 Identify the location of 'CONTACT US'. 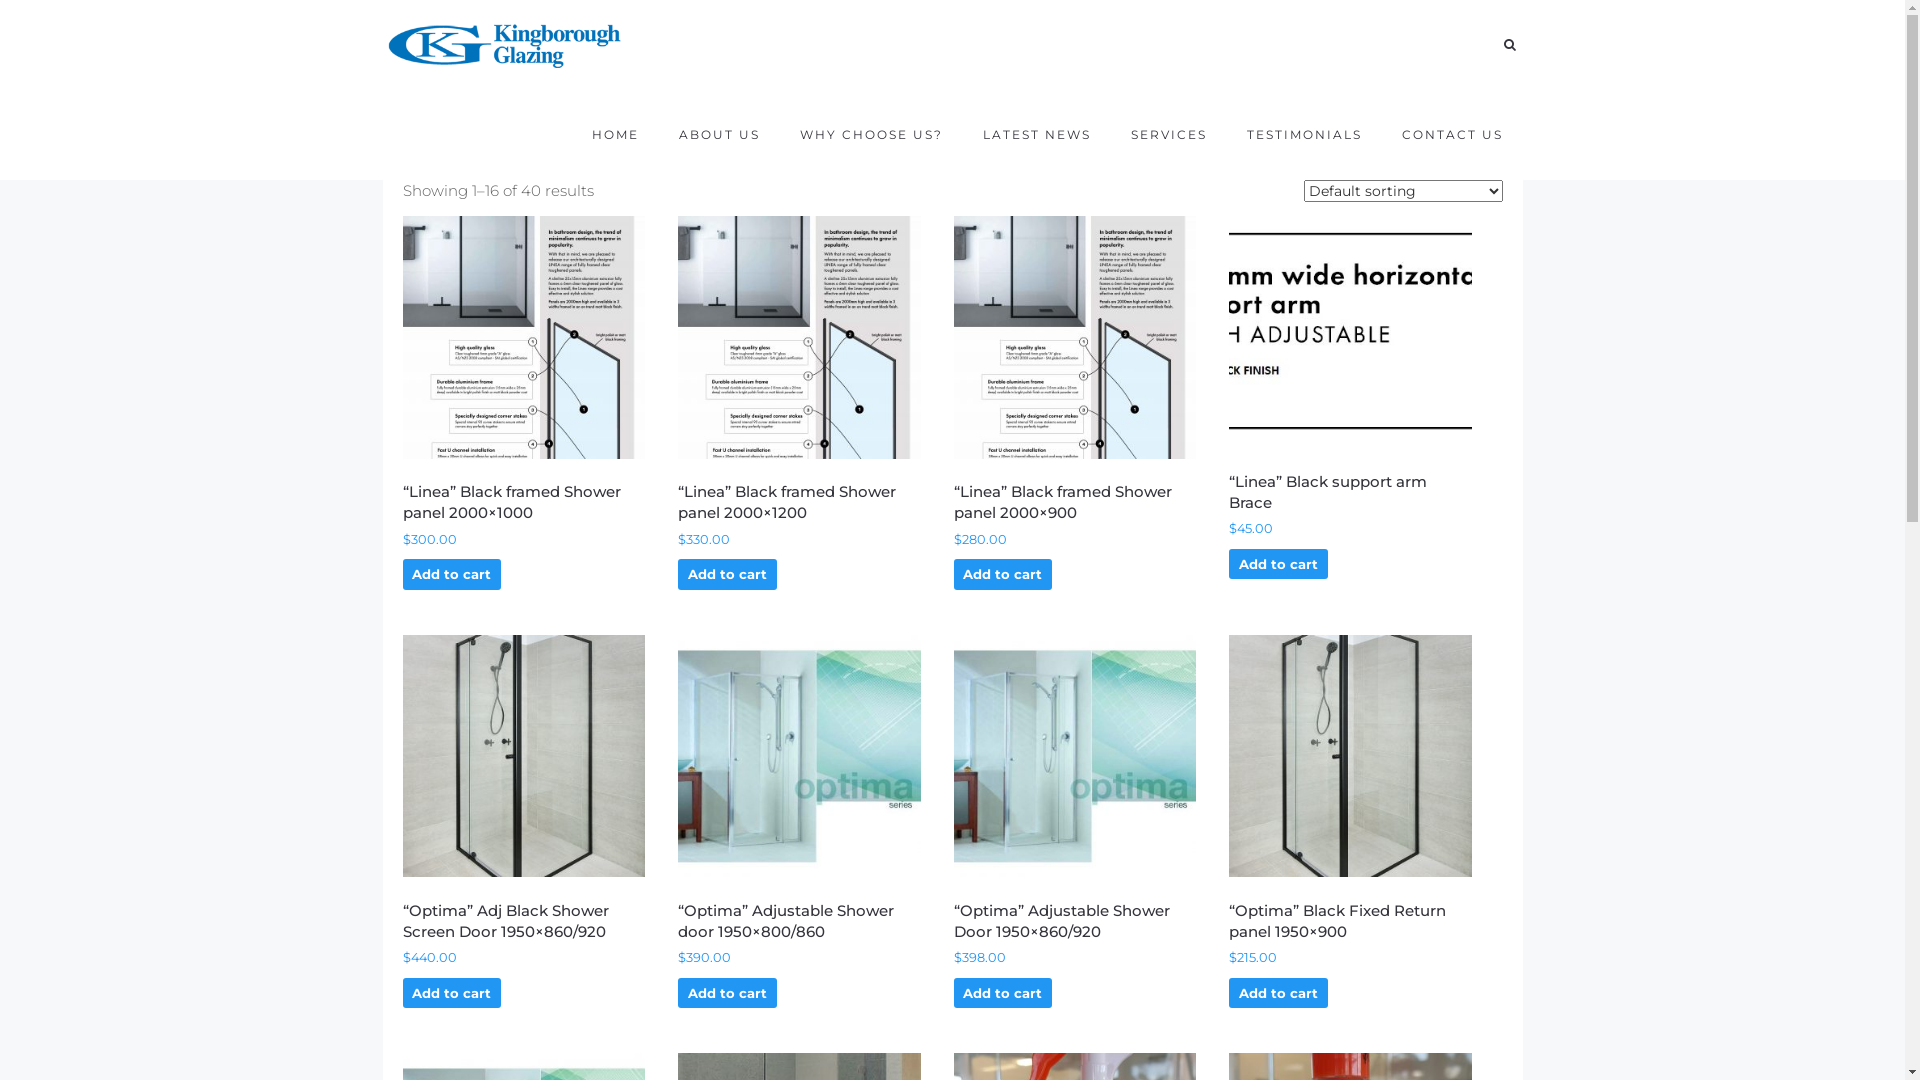
(1451, 135).